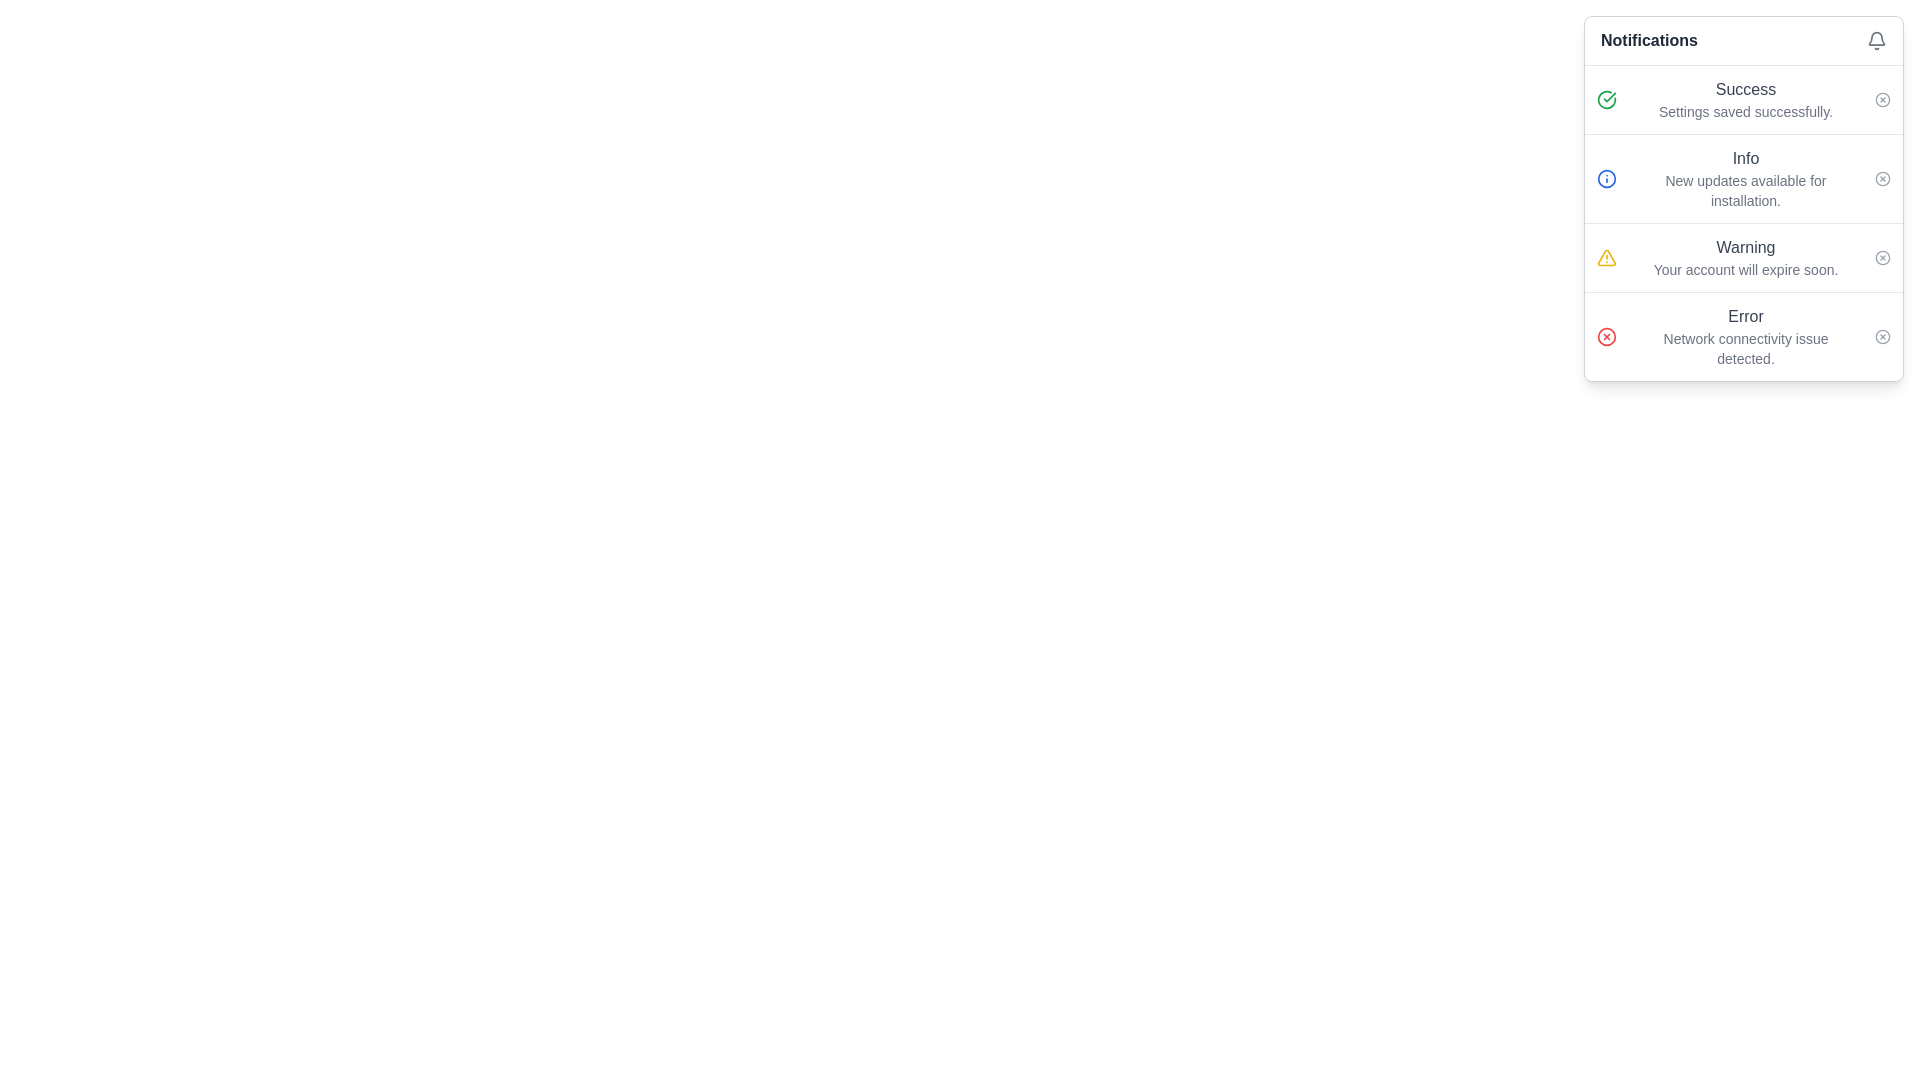 Image resolution: width=1920 pixels, height=1080 pixels. Describe the element at coordinates (1742, 199) in the screenshot. I see `individual notification items in the Notification Panel located at the top-right corner of the interface, which features a white background and a header titled 'Notifications'` at that location.